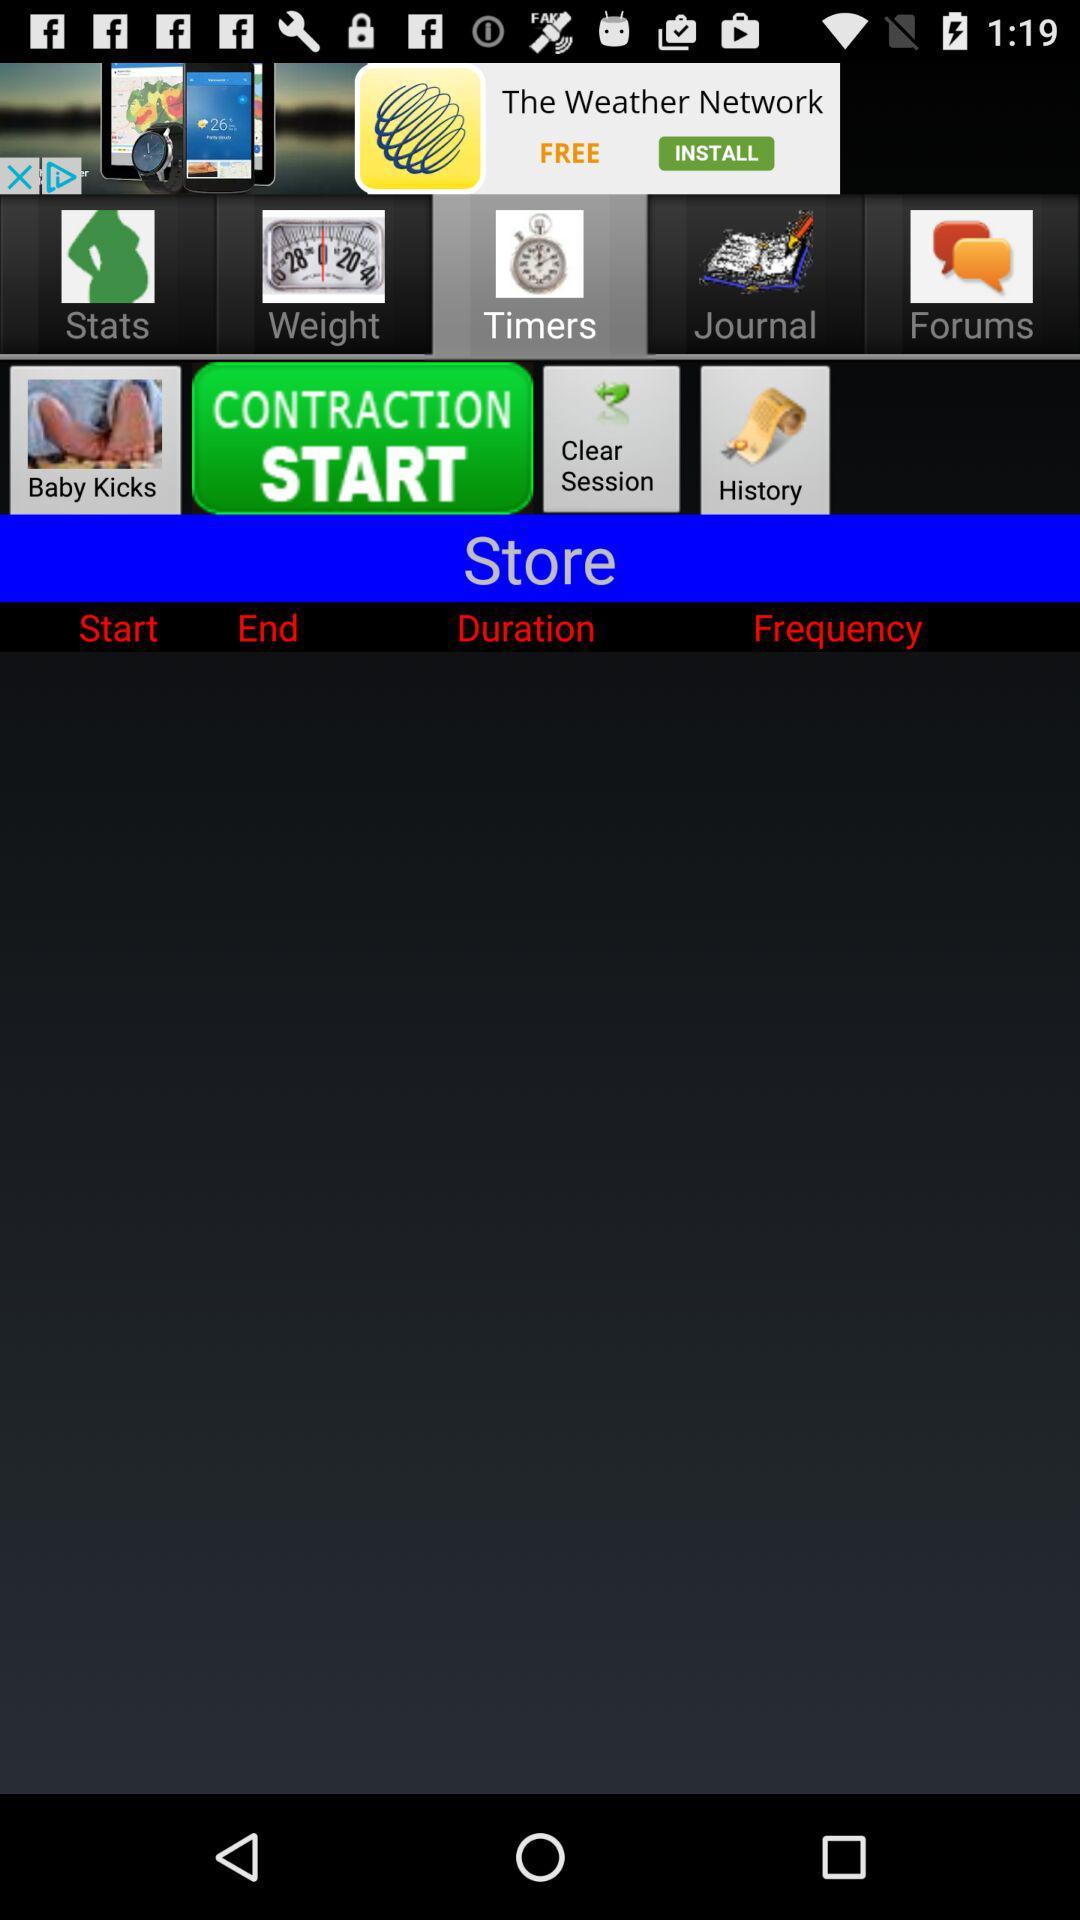 This screenshot has width=1080, height=1920. Describe the element at coordinates (419, 127) in the screenshot. I see `advertisement link` at that location.